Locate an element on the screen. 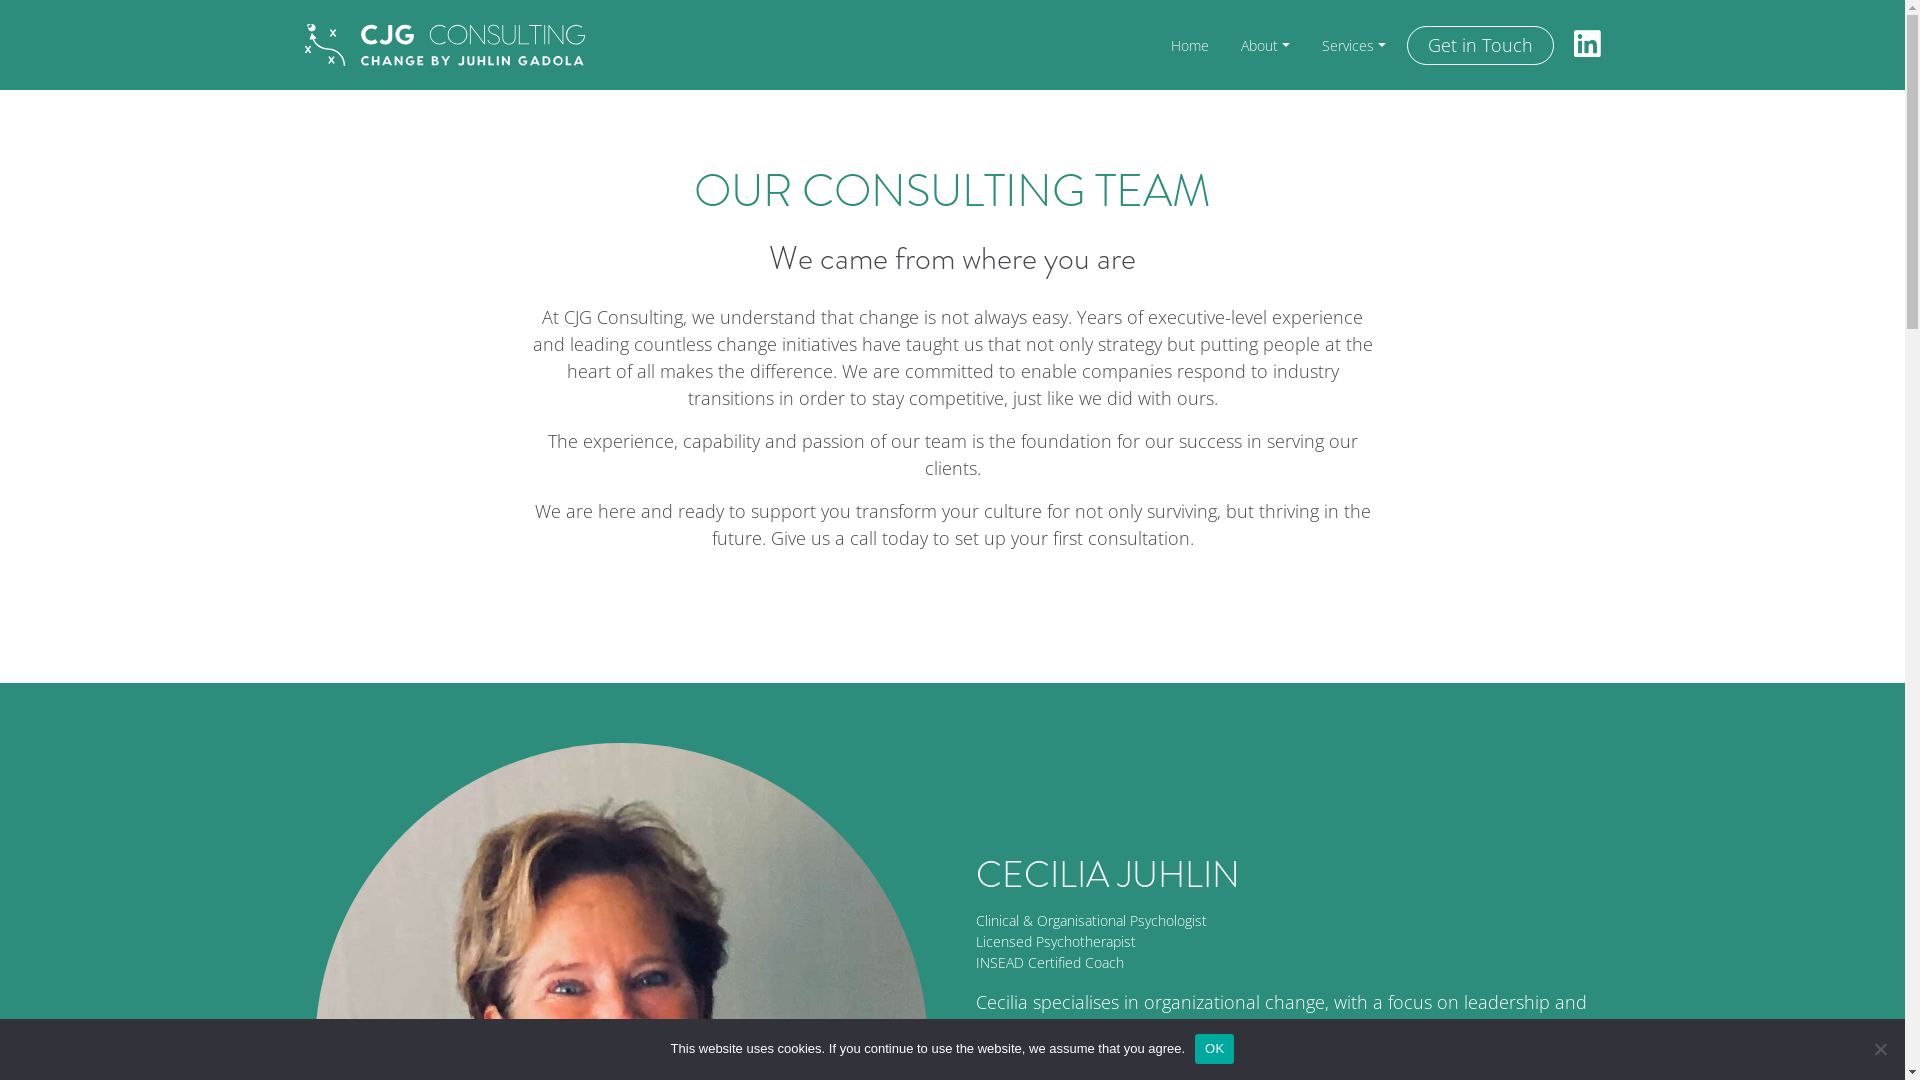 Image resolution: width=1920 pixels, height=1080 pixels. 'About' is located at coordinates (1264, 45).